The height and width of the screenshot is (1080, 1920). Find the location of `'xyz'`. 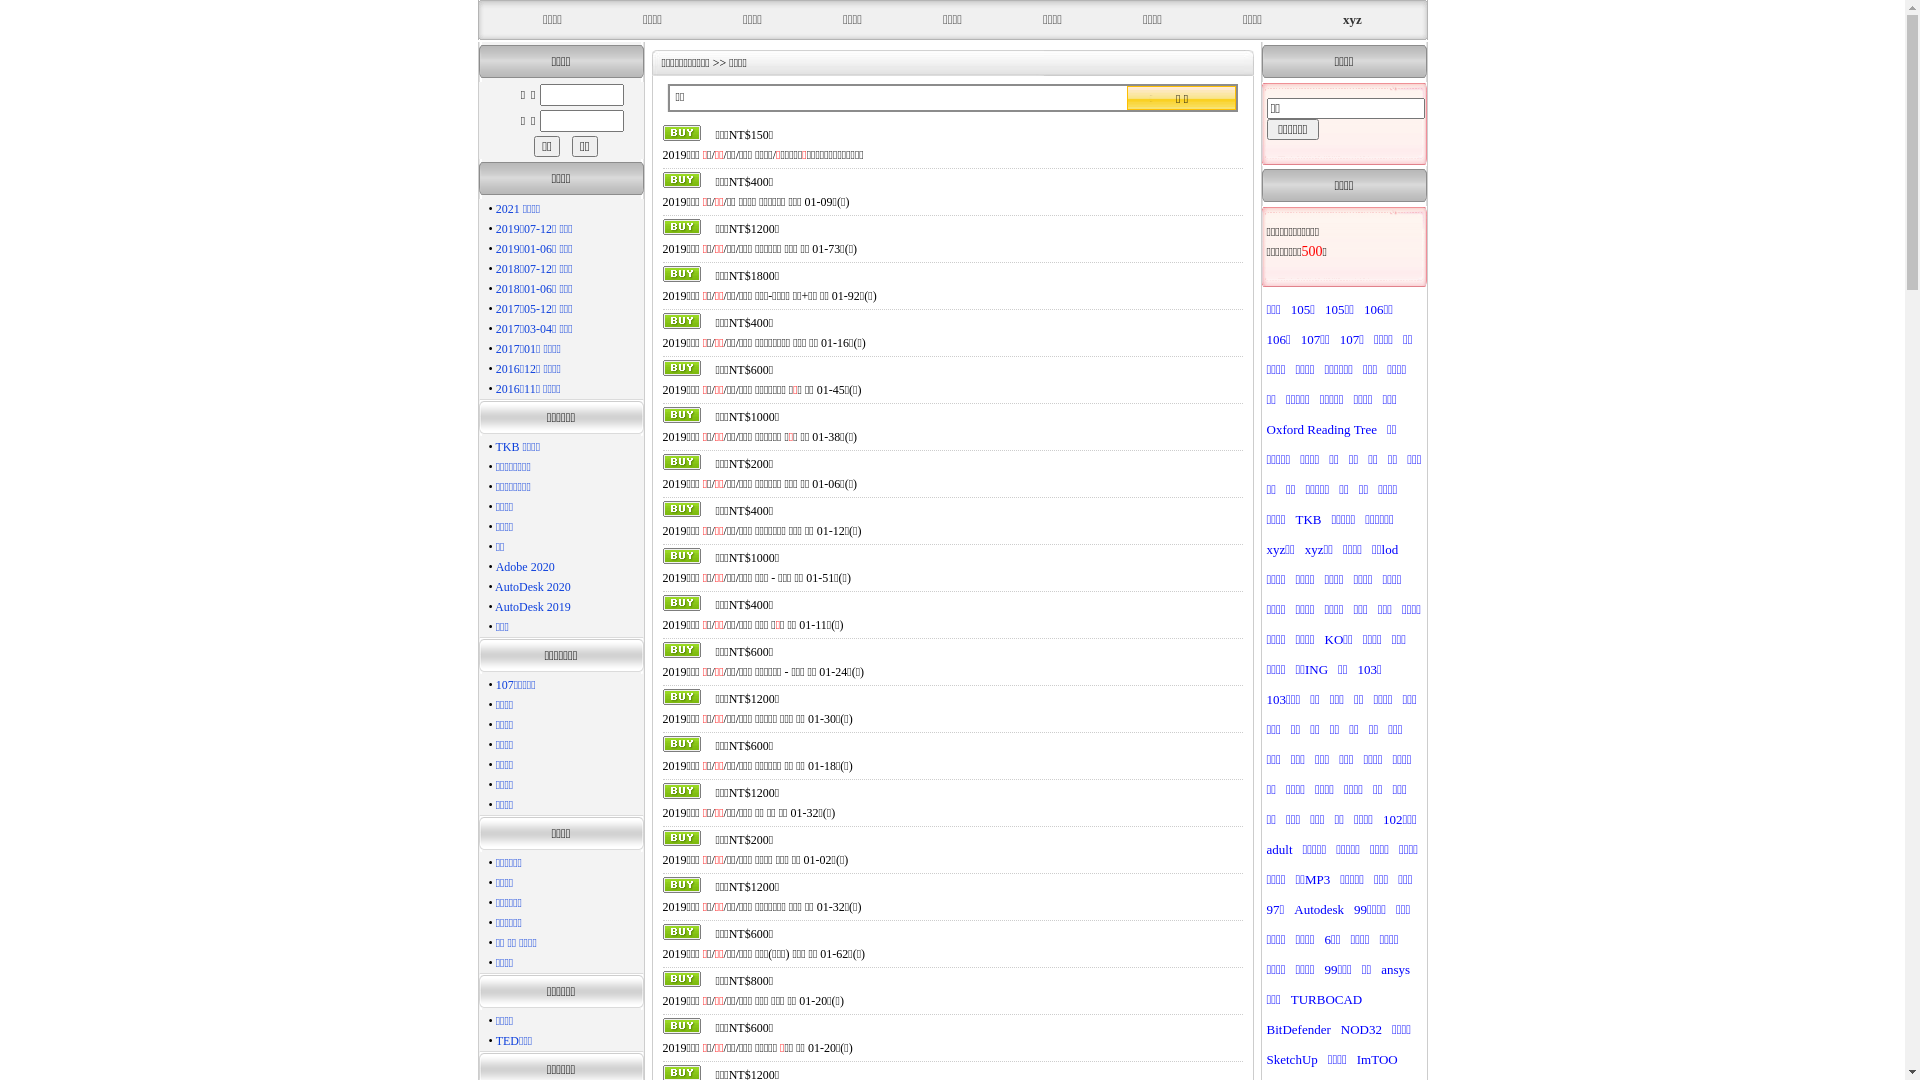

'xyz' is located at coordinates (1343, 19).